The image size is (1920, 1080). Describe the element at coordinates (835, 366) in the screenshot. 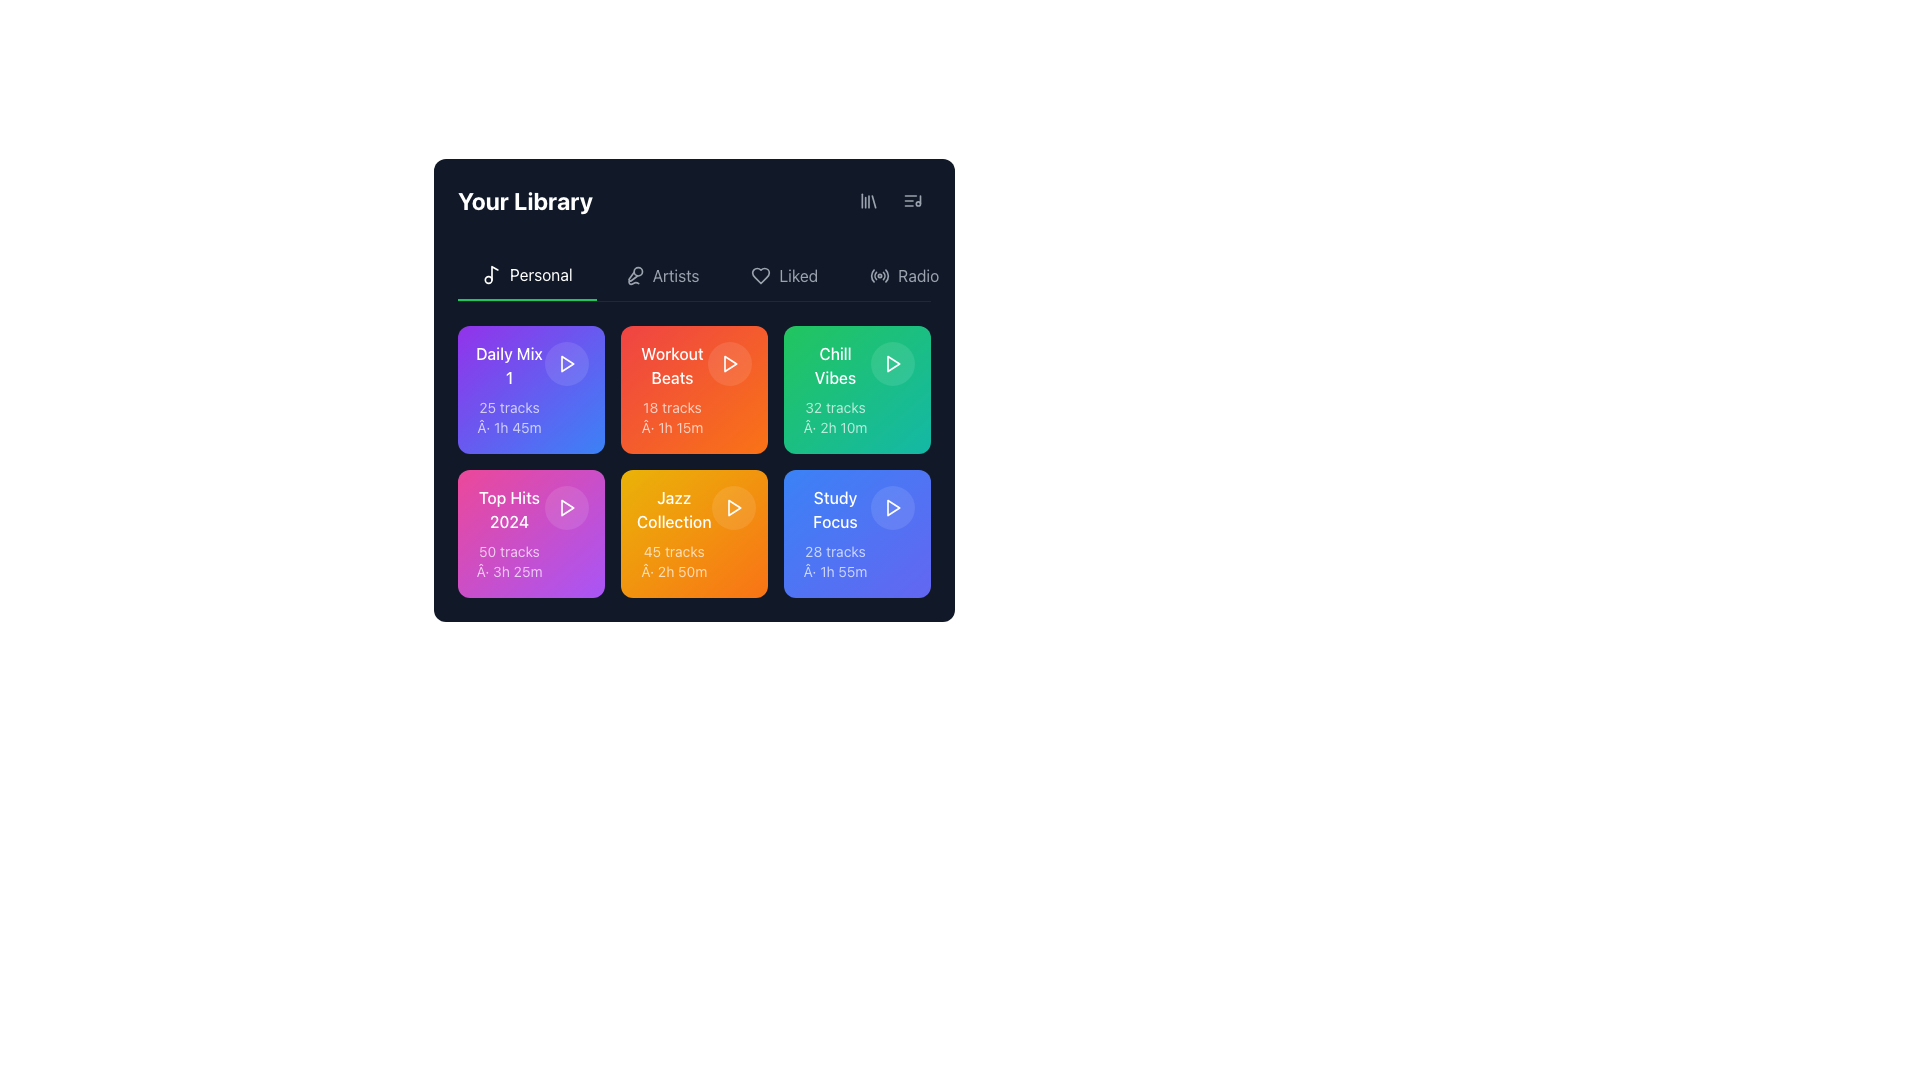

I see `the text label displaying 'Chill Vibes' which is styled in a white medium-weight font and located in the third column and first row of the grid layout in the 'Your Library' section` at that location.